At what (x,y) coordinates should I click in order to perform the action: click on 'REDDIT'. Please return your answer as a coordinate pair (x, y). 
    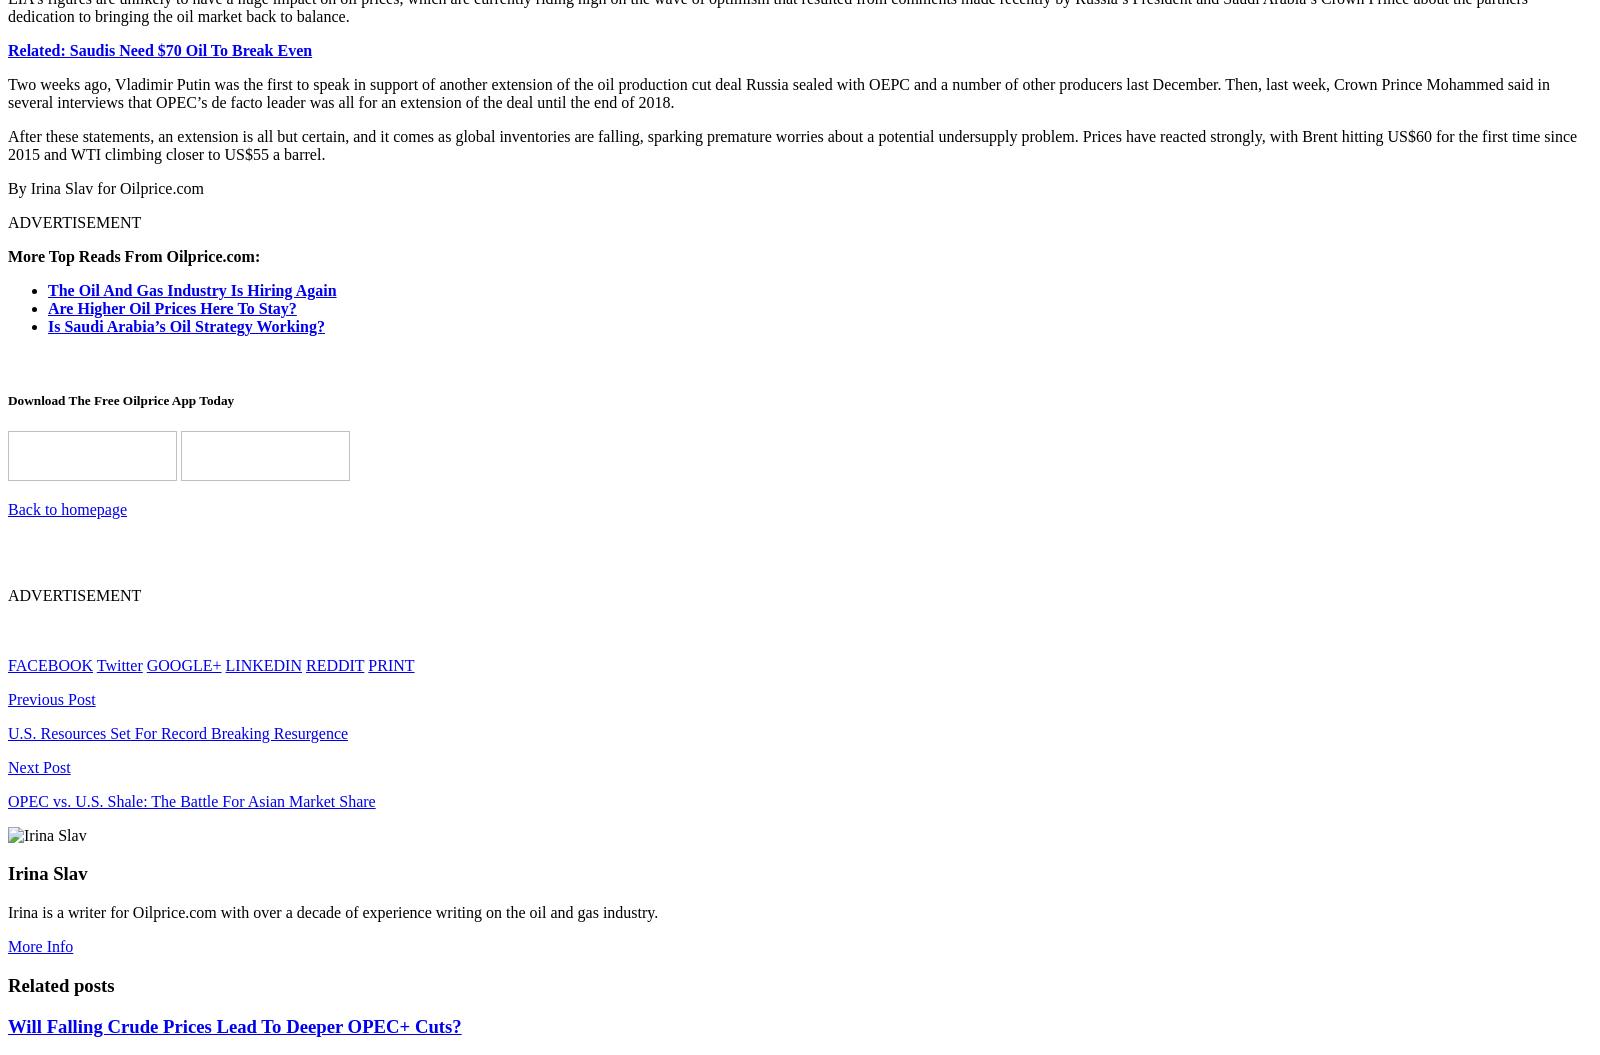
    Looking at the image, I should click on (334, 663).